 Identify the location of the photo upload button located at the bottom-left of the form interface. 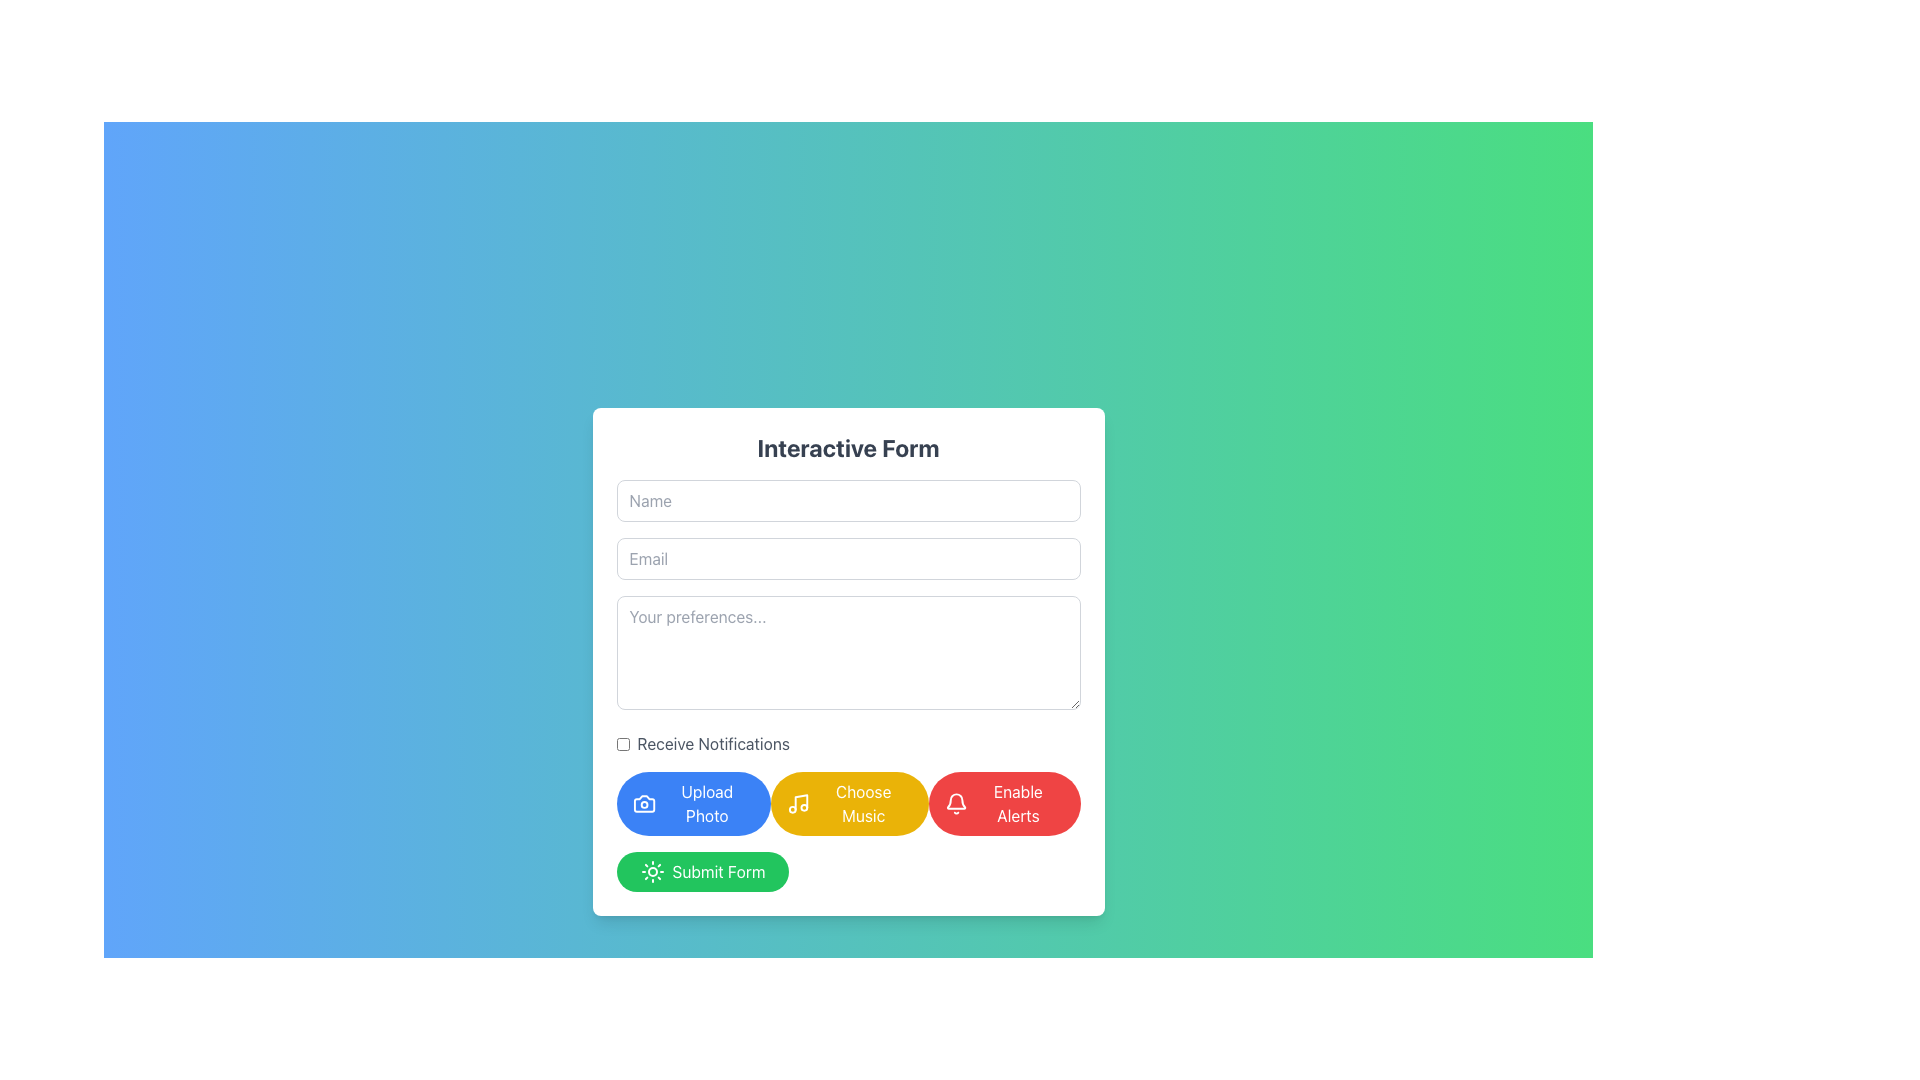
(693, 802).